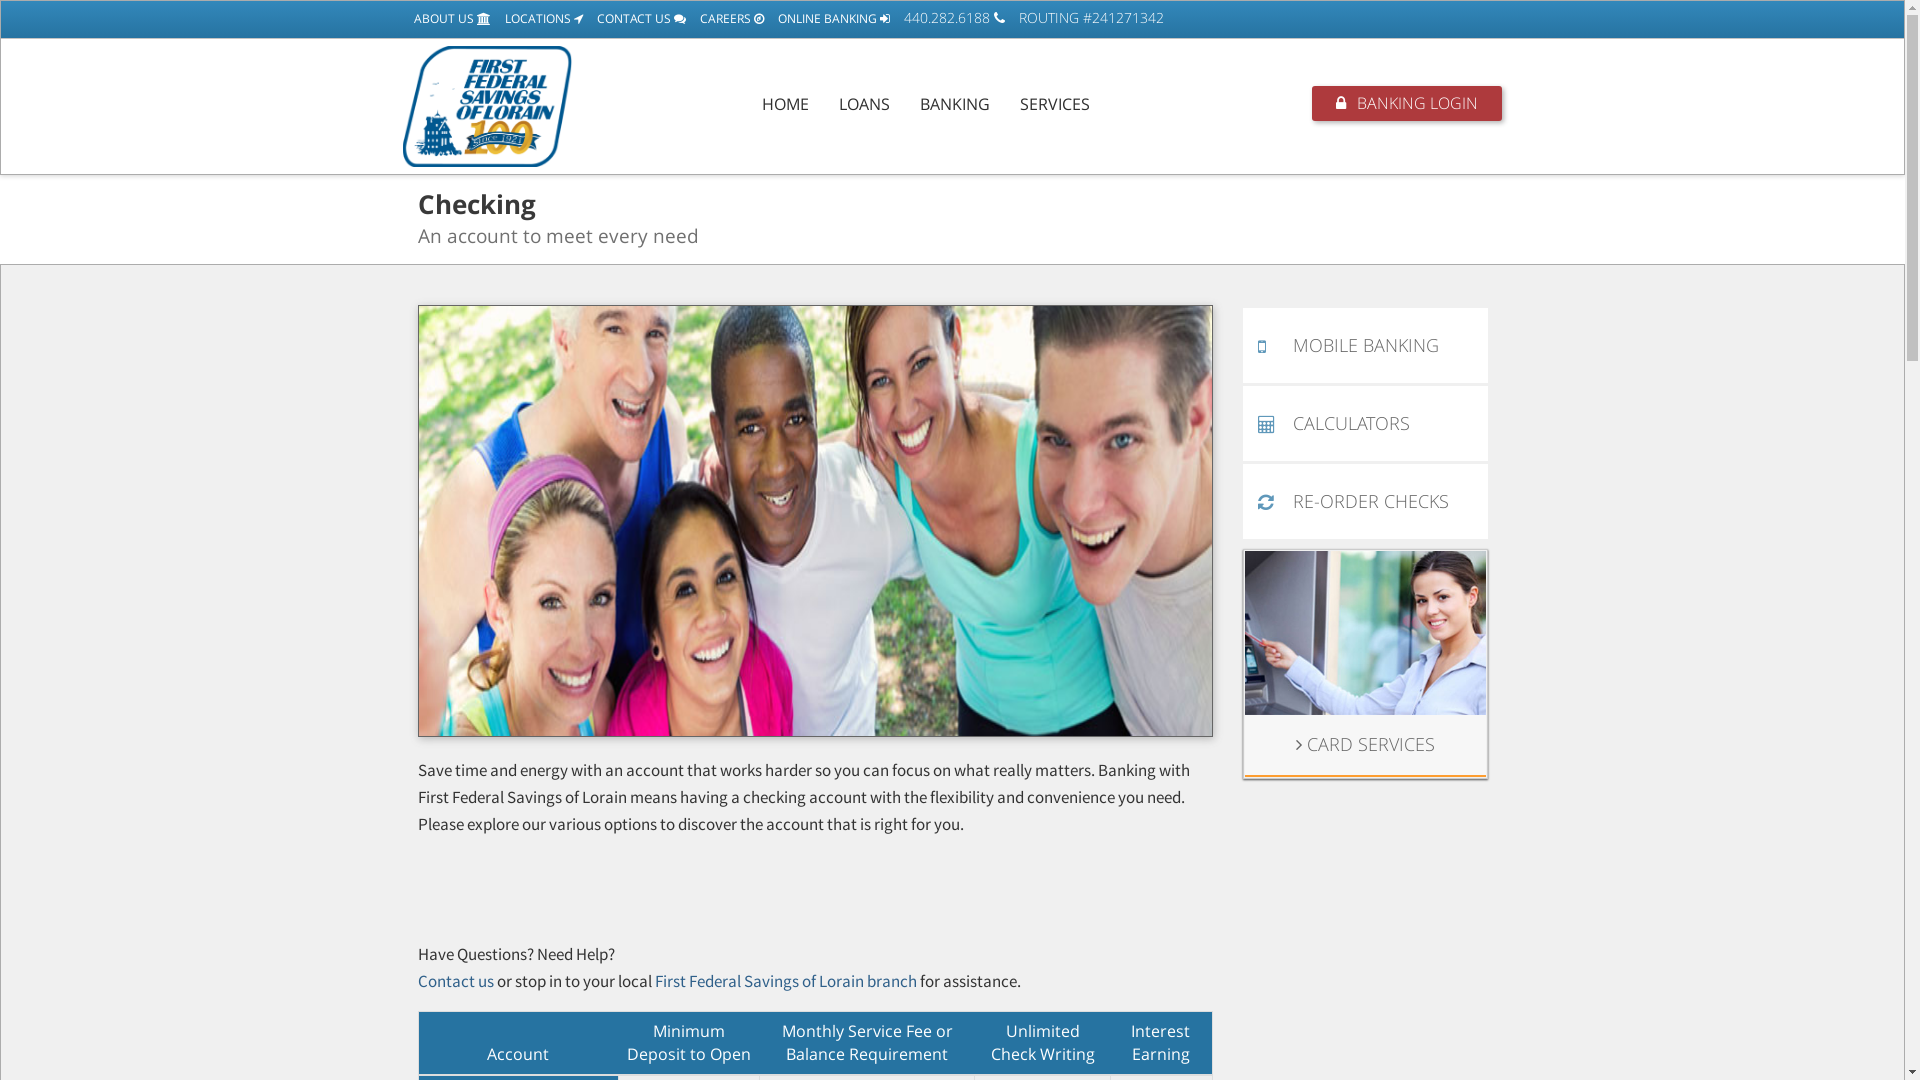 This screenshot has width=1920, height=1080. What do you see at coordinates (401, 18) in the screenshot?
I see `'ABOUT US'` at bounding box center [401, 18].